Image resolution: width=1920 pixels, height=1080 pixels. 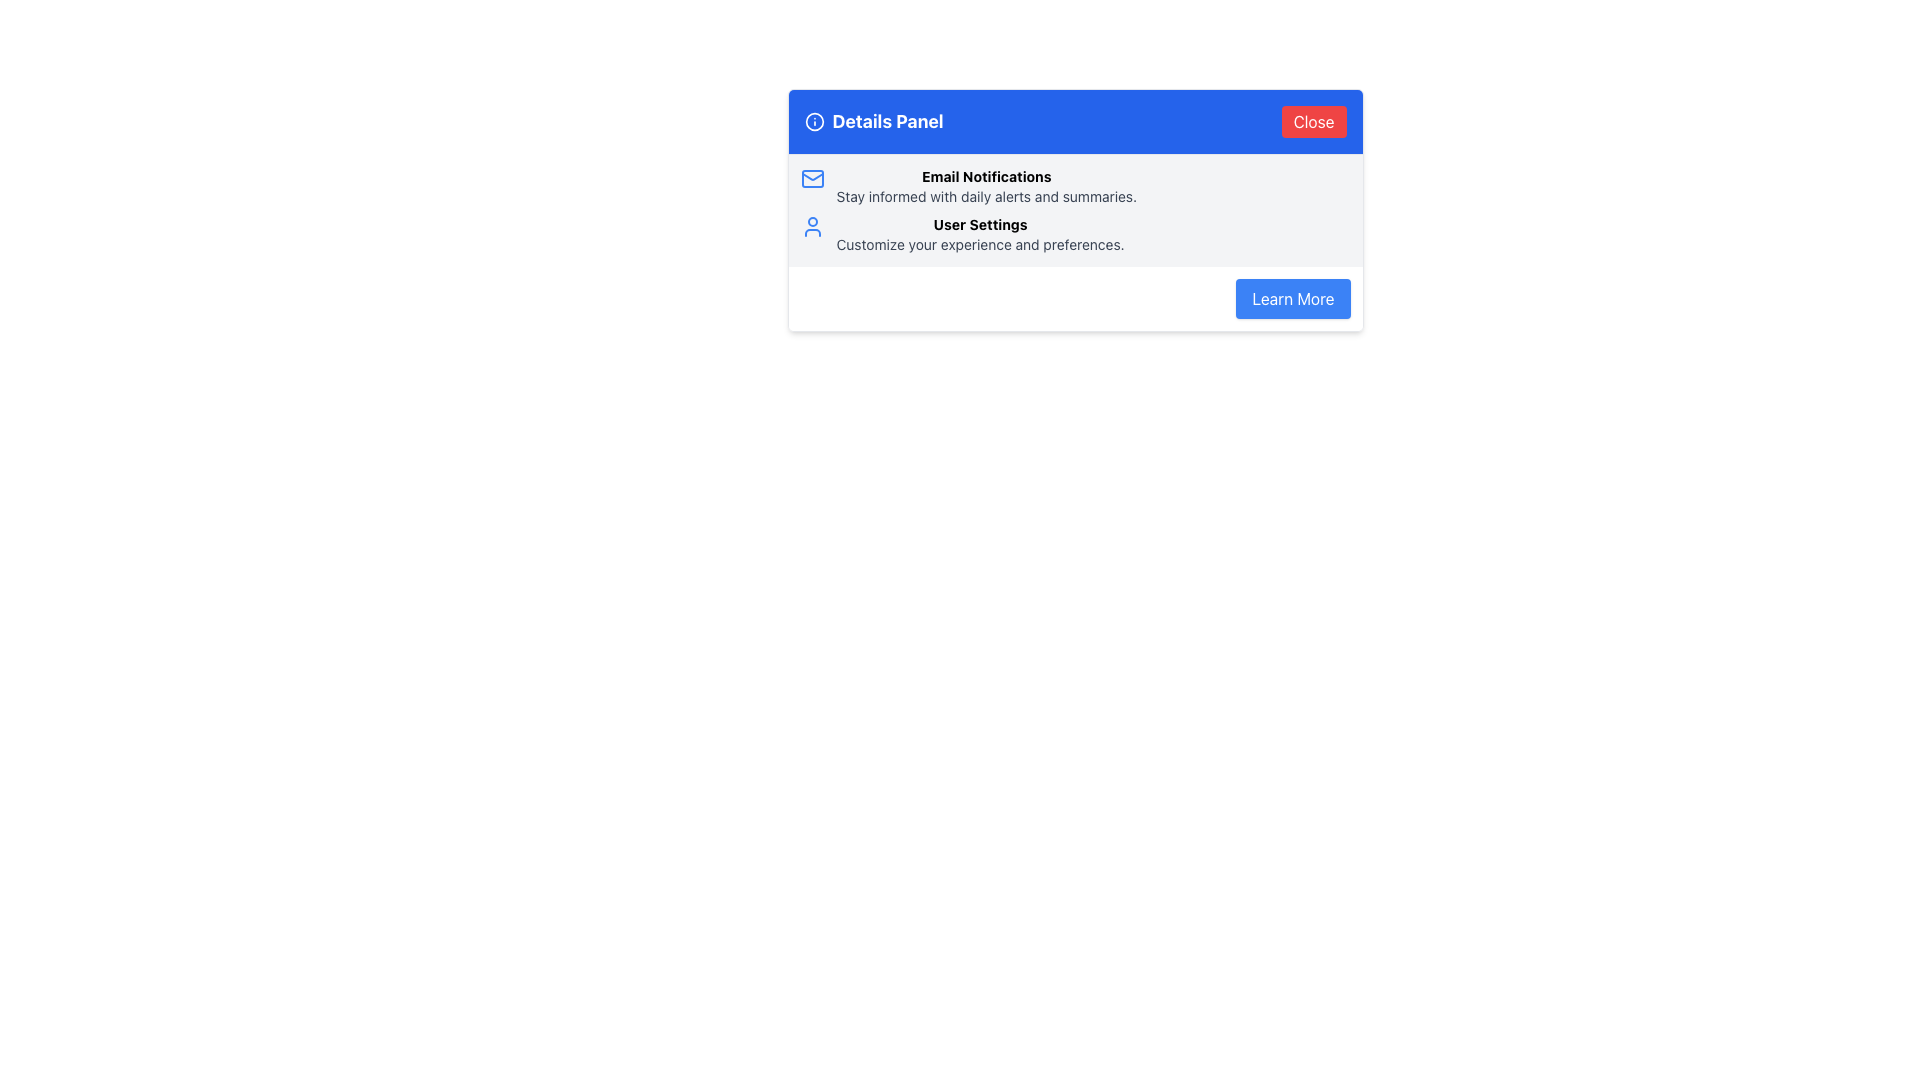 What do you see at coordinates (1074, 186) in the screenshot?
I see `the icon at the top of the 'Details Panel' section, which serves as a section header for email notifications` at bounding box center [1074, 186].